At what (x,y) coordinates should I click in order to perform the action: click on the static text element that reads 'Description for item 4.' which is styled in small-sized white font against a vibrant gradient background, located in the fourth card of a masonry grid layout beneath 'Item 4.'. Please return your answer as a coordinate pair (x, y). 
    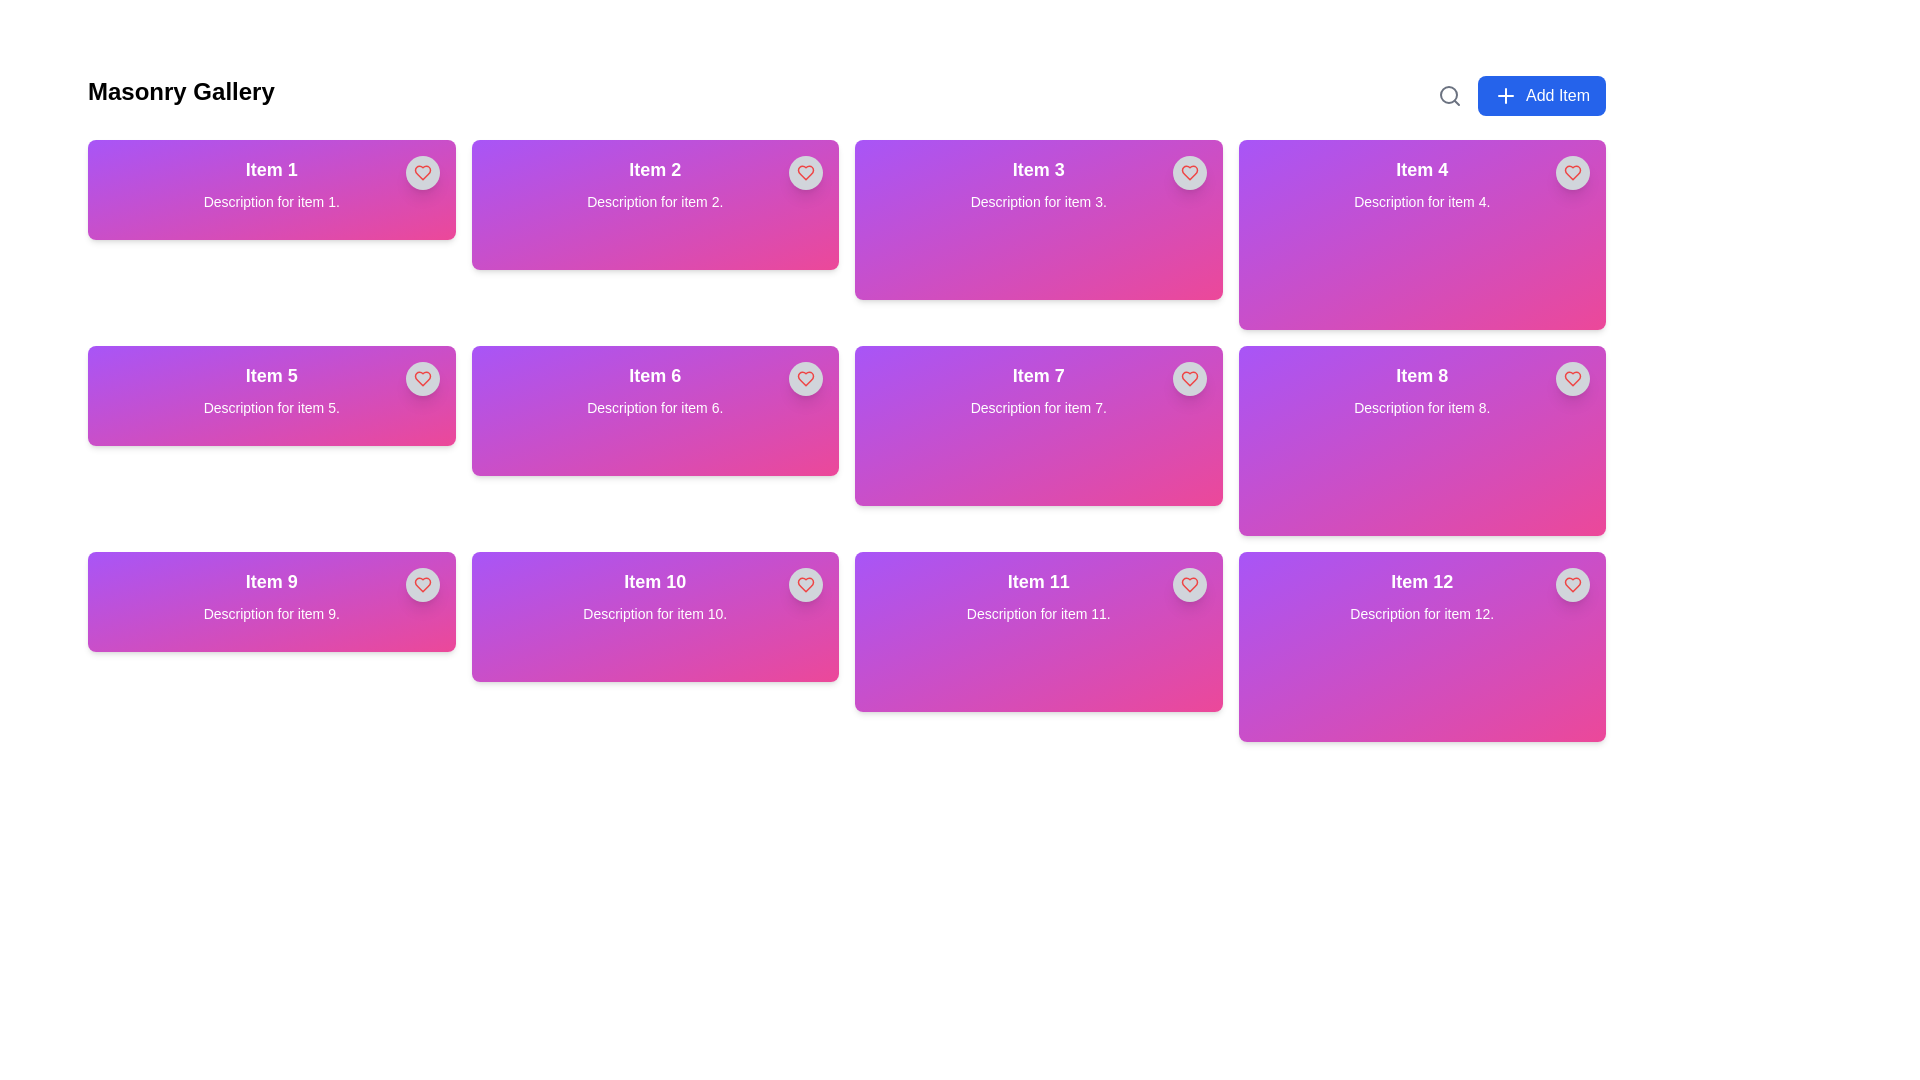
    Looking at the image, I should click on (1421, 201).